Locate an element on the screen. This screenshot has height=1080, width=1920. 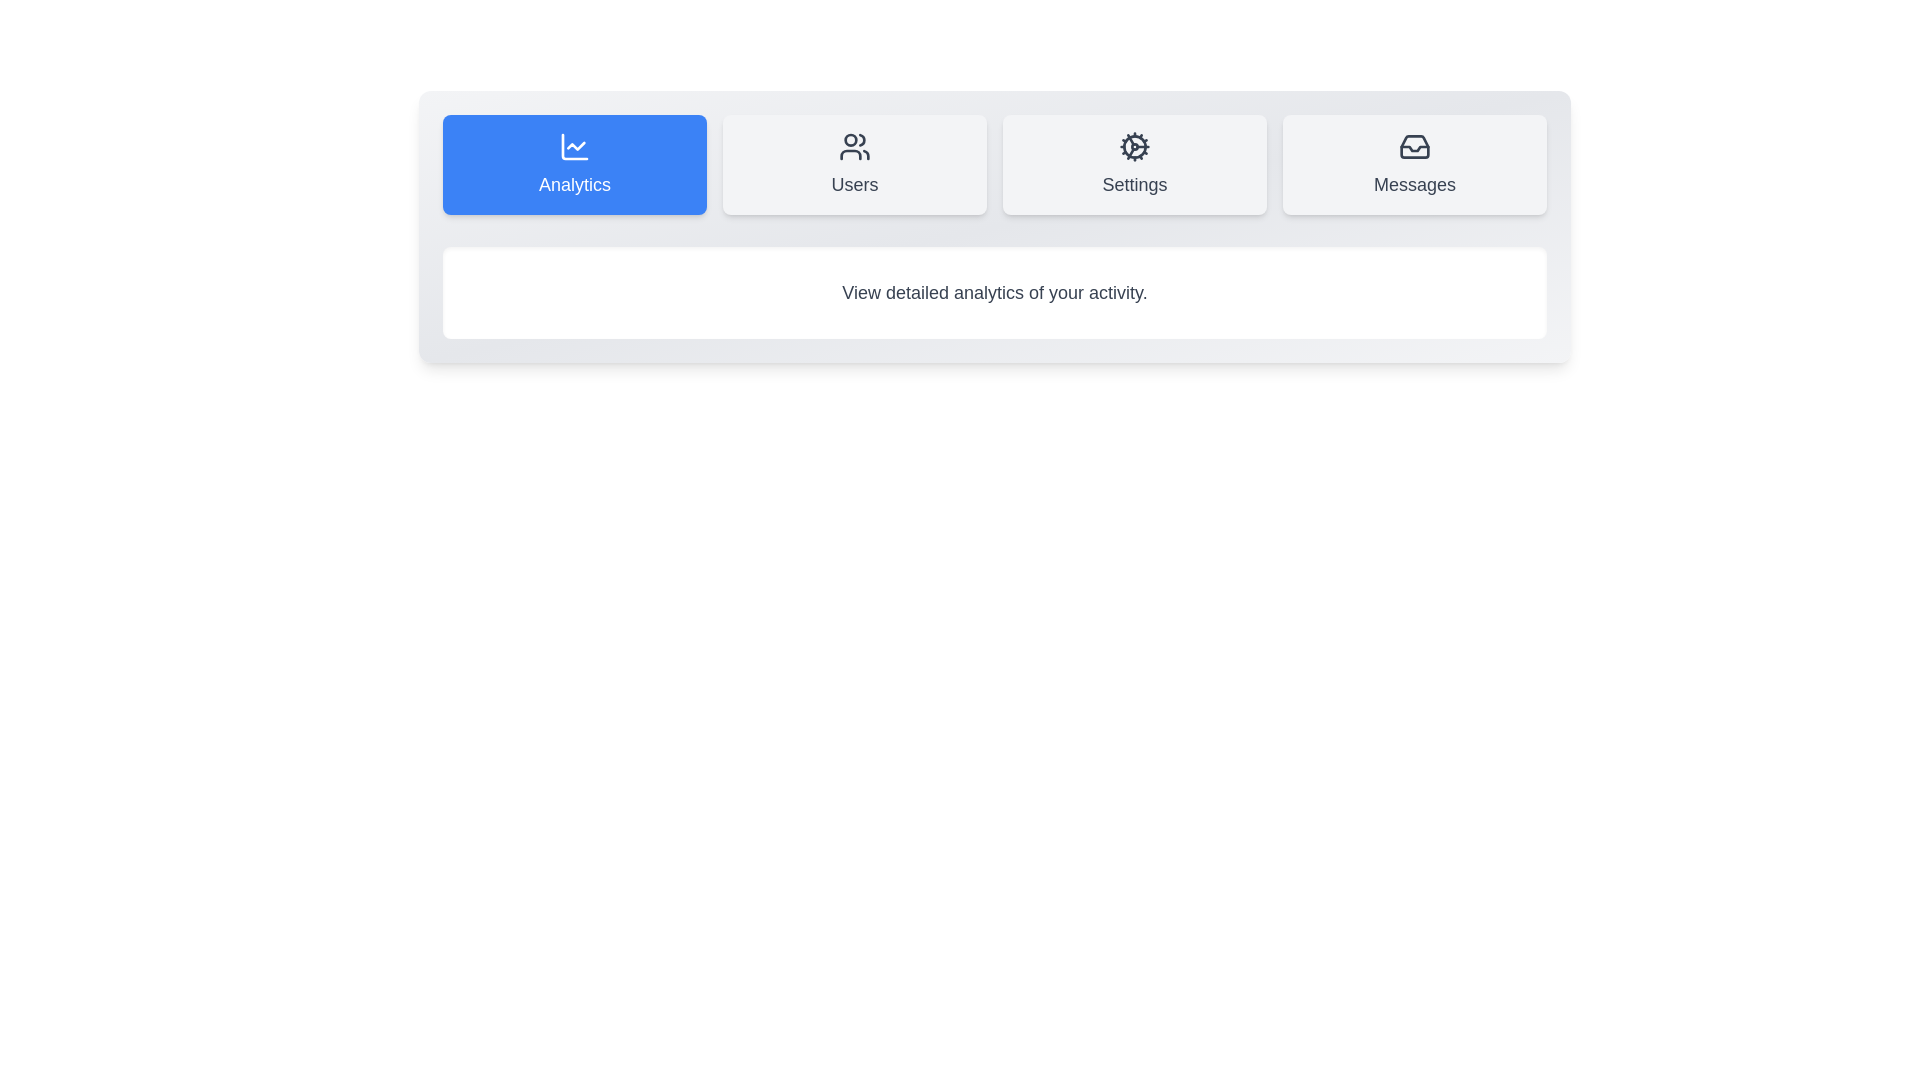
the Analytics tab to switch the active section is located at coordinates (574, 164).